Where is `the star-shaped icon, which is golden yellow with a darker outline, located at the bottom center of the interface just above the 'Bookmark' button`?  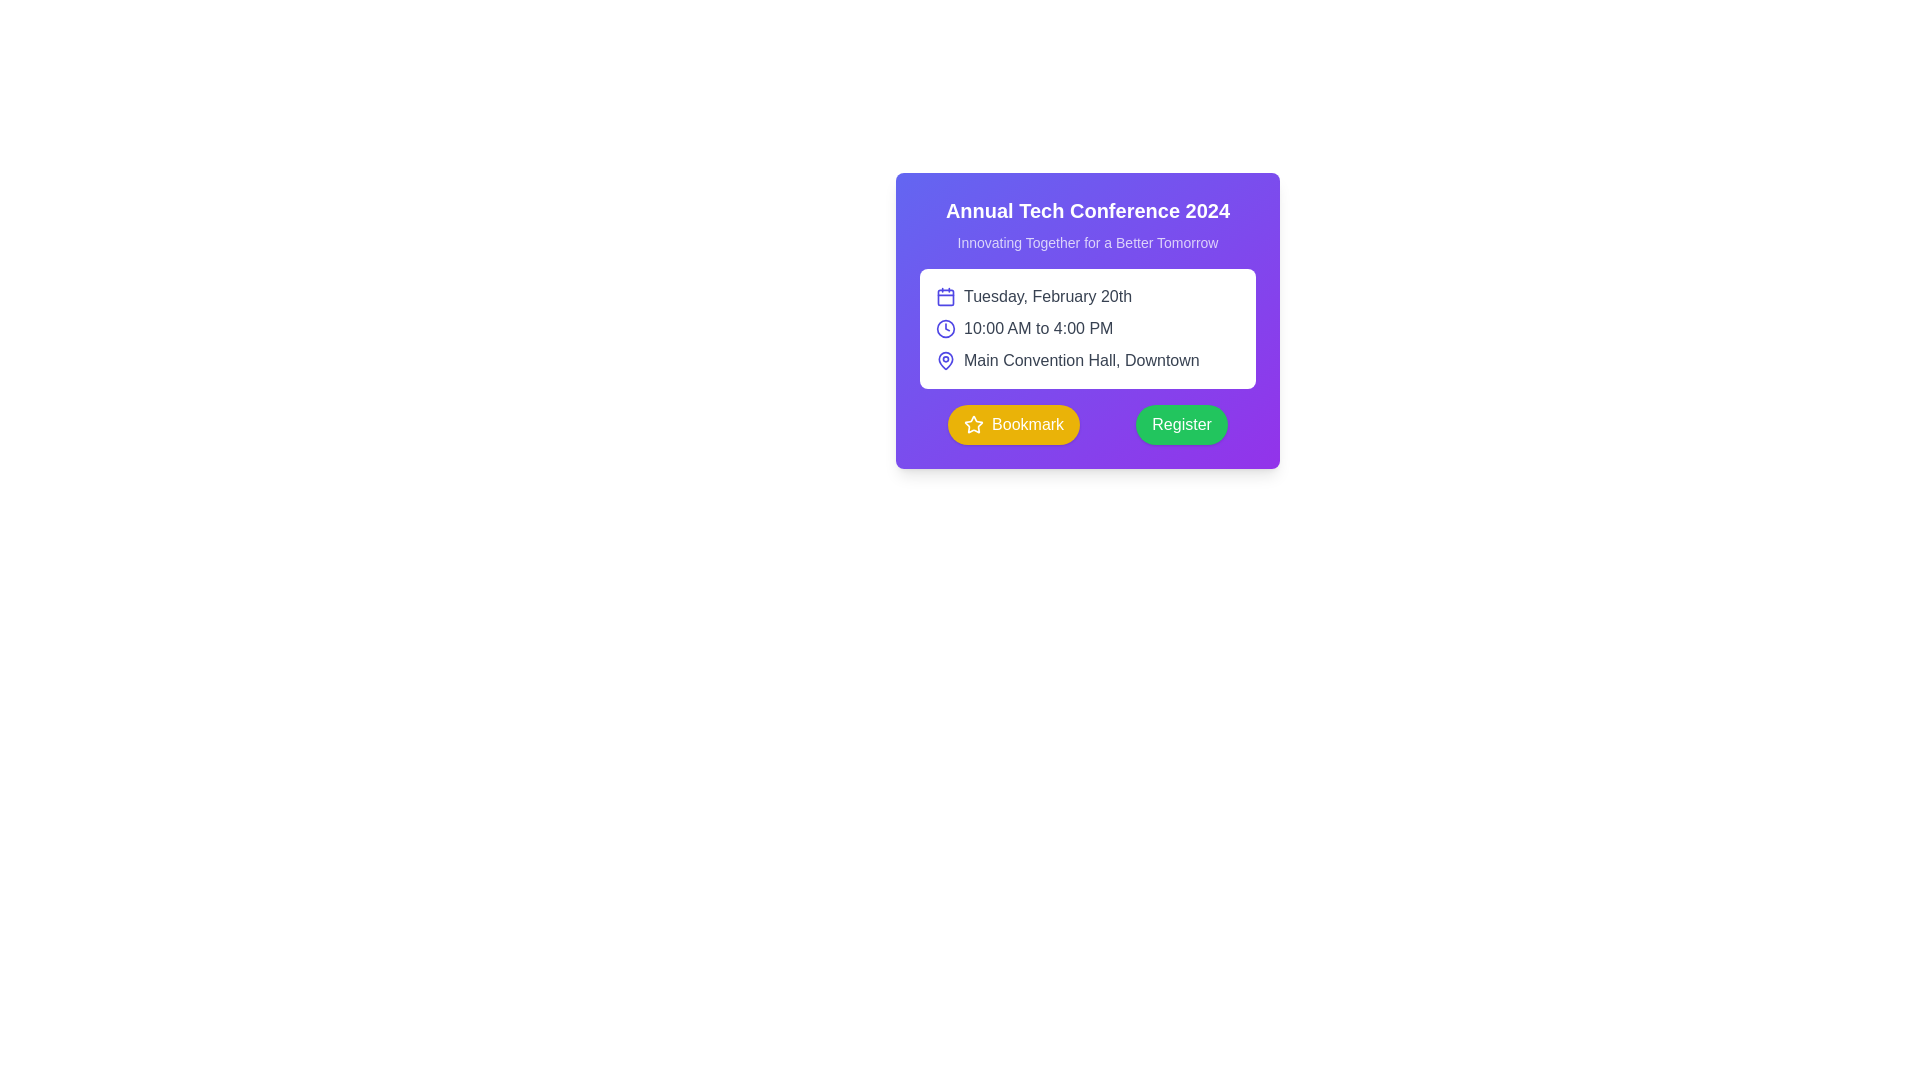 the star-shaped icon, which is golden yellow with a darker outline, located at the bottom center of the interface just above the 'Bookmark' button is located at coordinates (974, 423).